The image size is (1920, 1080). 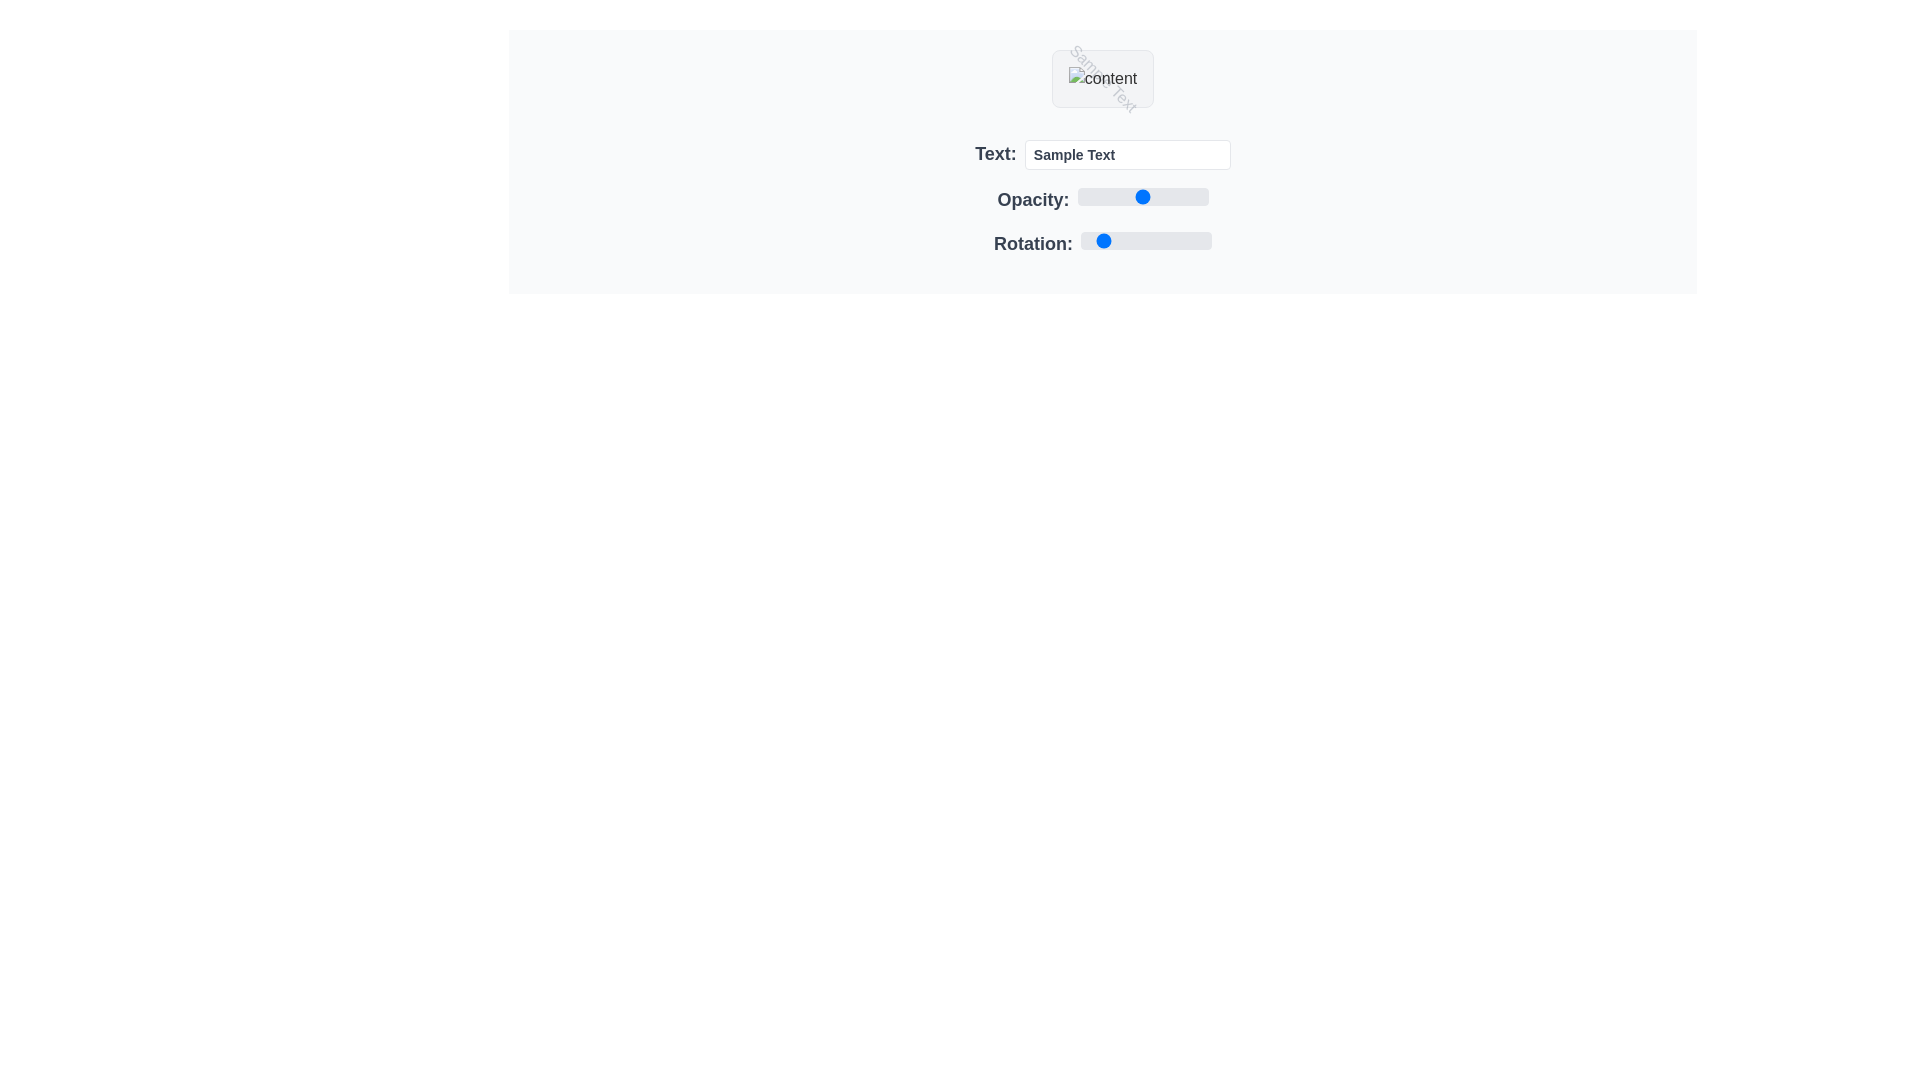 I want to click on the rotation slider, so click(x=1172, y=239).